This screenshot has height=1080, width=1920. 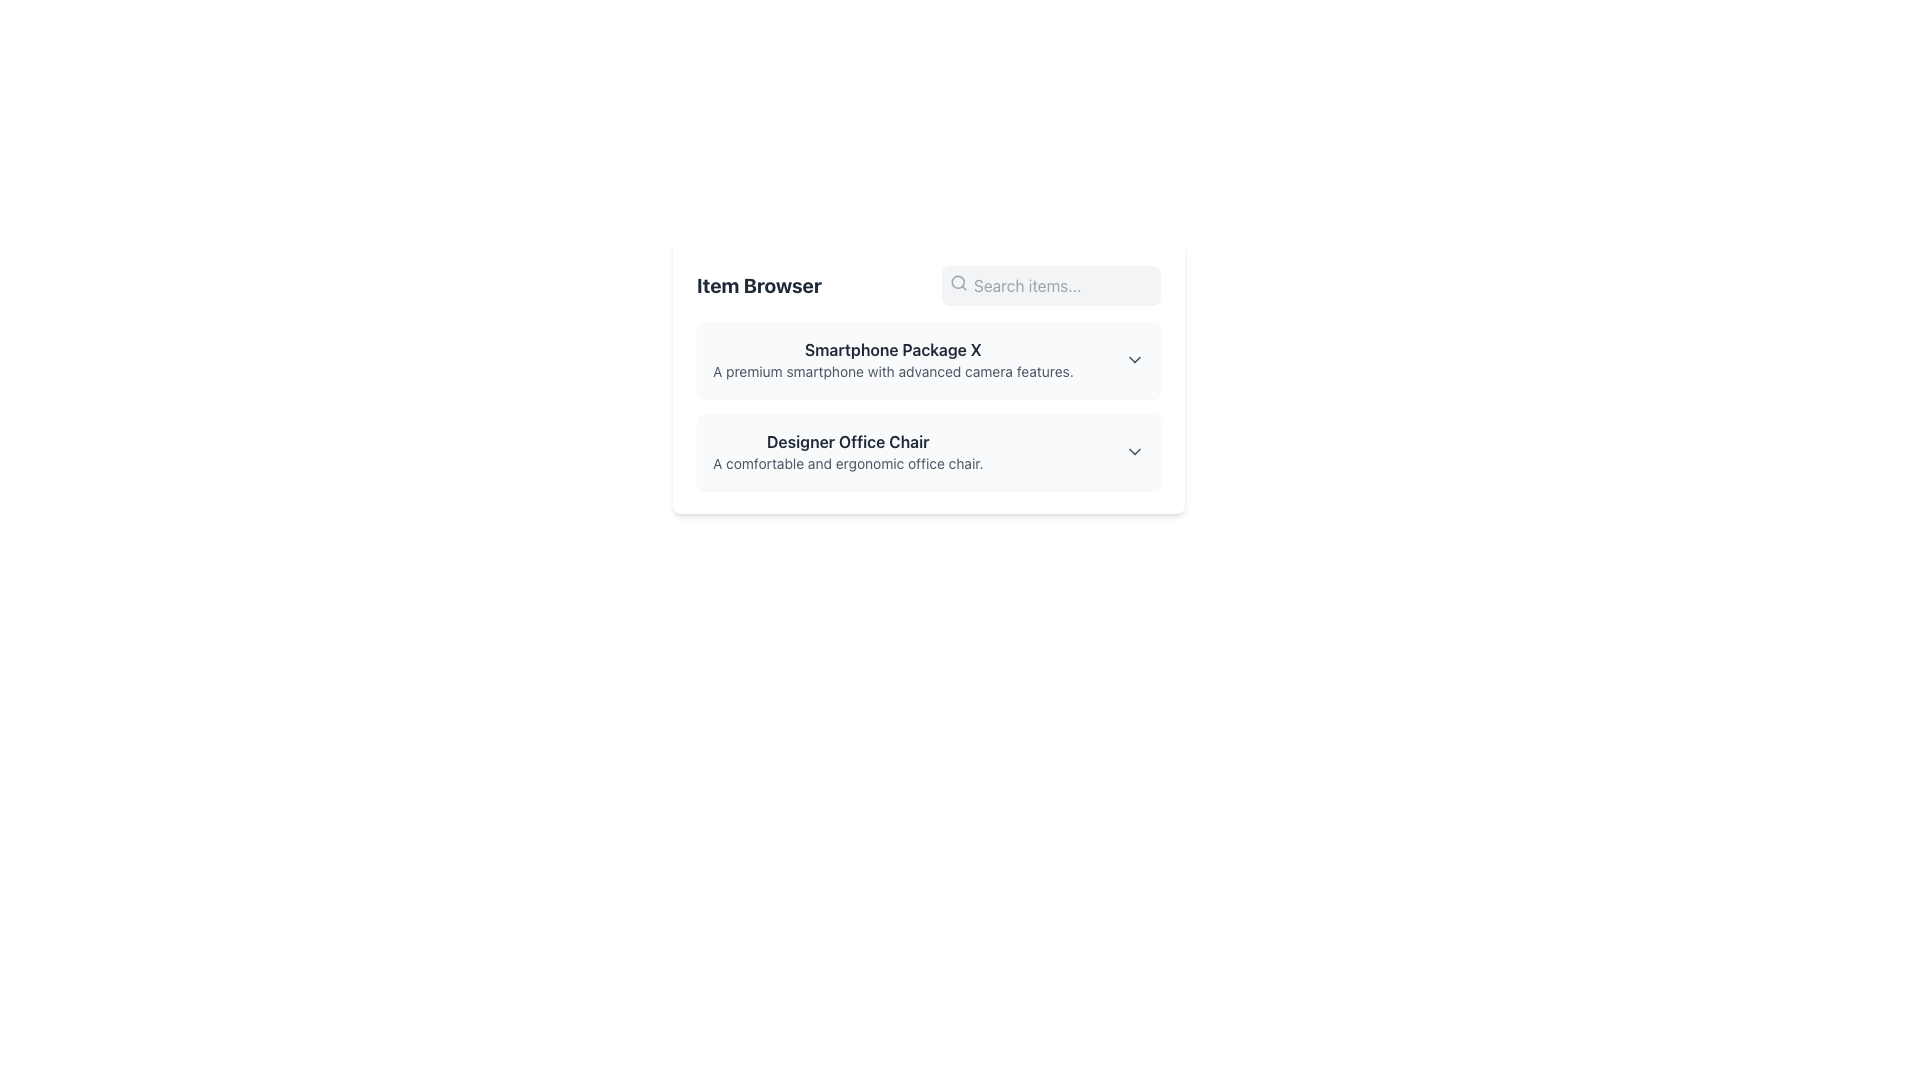 What do you see at coordinates (892, 371) in the screenshot?
I see `the text label that describes the 'Smartphone Package X' product, which emphasizes its advanced camera capabilities and is located under the title 'Smartphone Package X'` at bounding box center [892, 371].